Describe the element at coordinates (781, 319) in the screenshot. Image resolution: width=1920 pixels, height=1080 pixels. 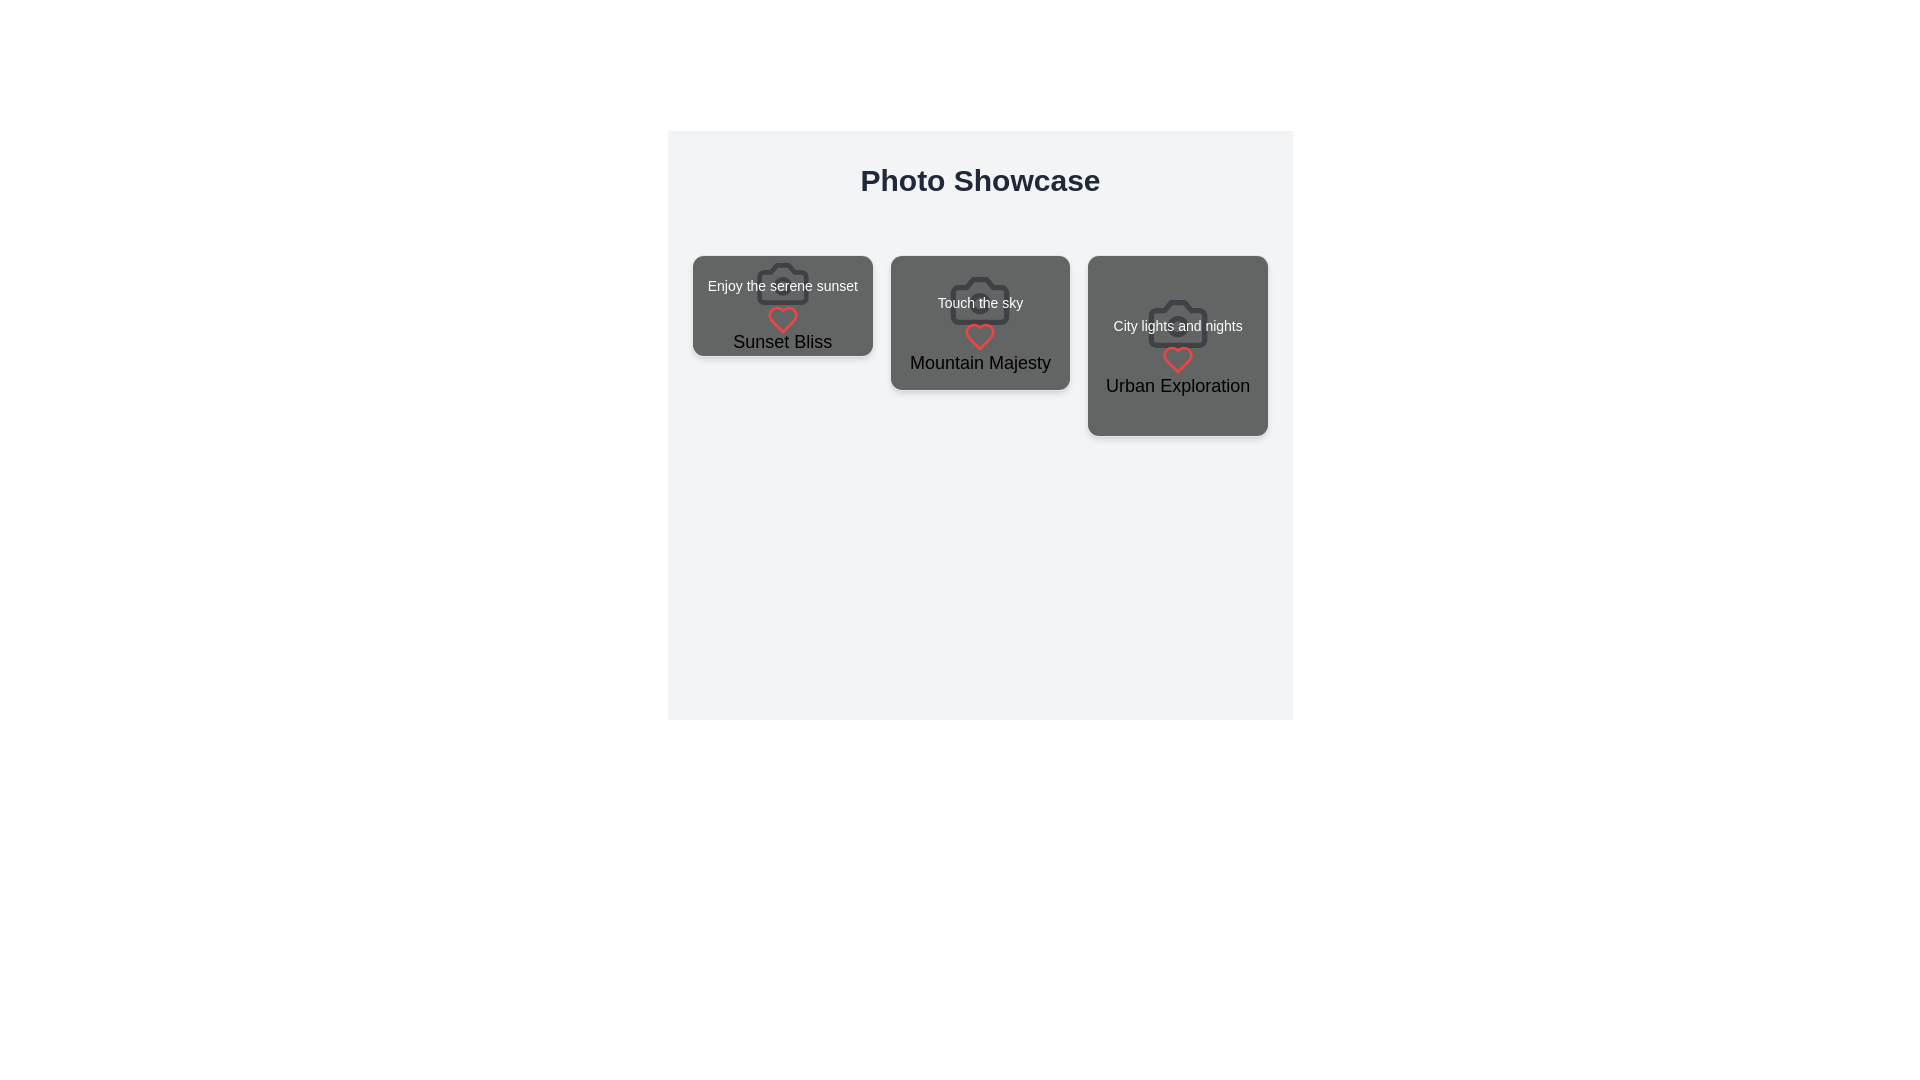
I see `the heart icon representing the 'like' or 'favorite' function on the first card labeled 'Sunset Bliss' in the top-left area of the interface` at that location.